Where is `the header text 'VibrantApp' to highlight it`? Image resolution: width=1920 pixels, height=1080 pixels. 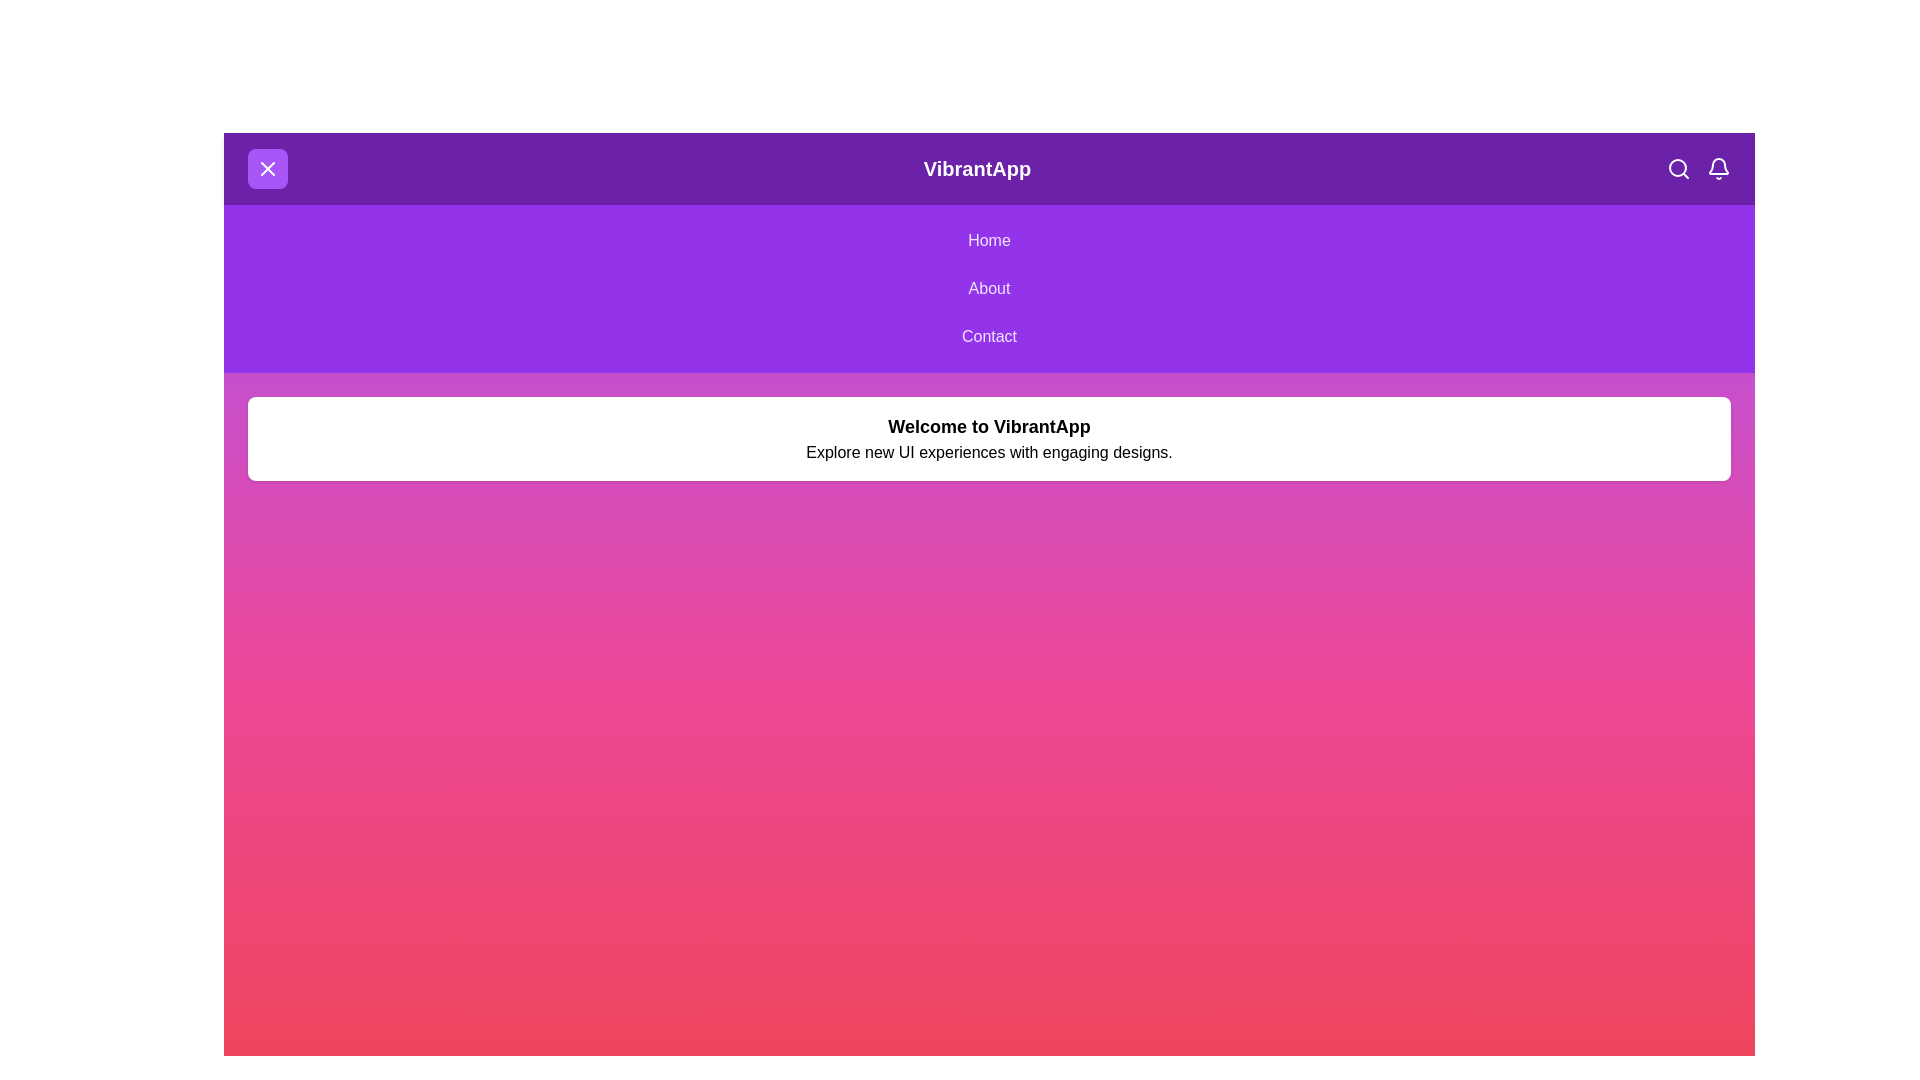
the header text 'VibrantApp' to highlight it is located at coordinates (977, 168).